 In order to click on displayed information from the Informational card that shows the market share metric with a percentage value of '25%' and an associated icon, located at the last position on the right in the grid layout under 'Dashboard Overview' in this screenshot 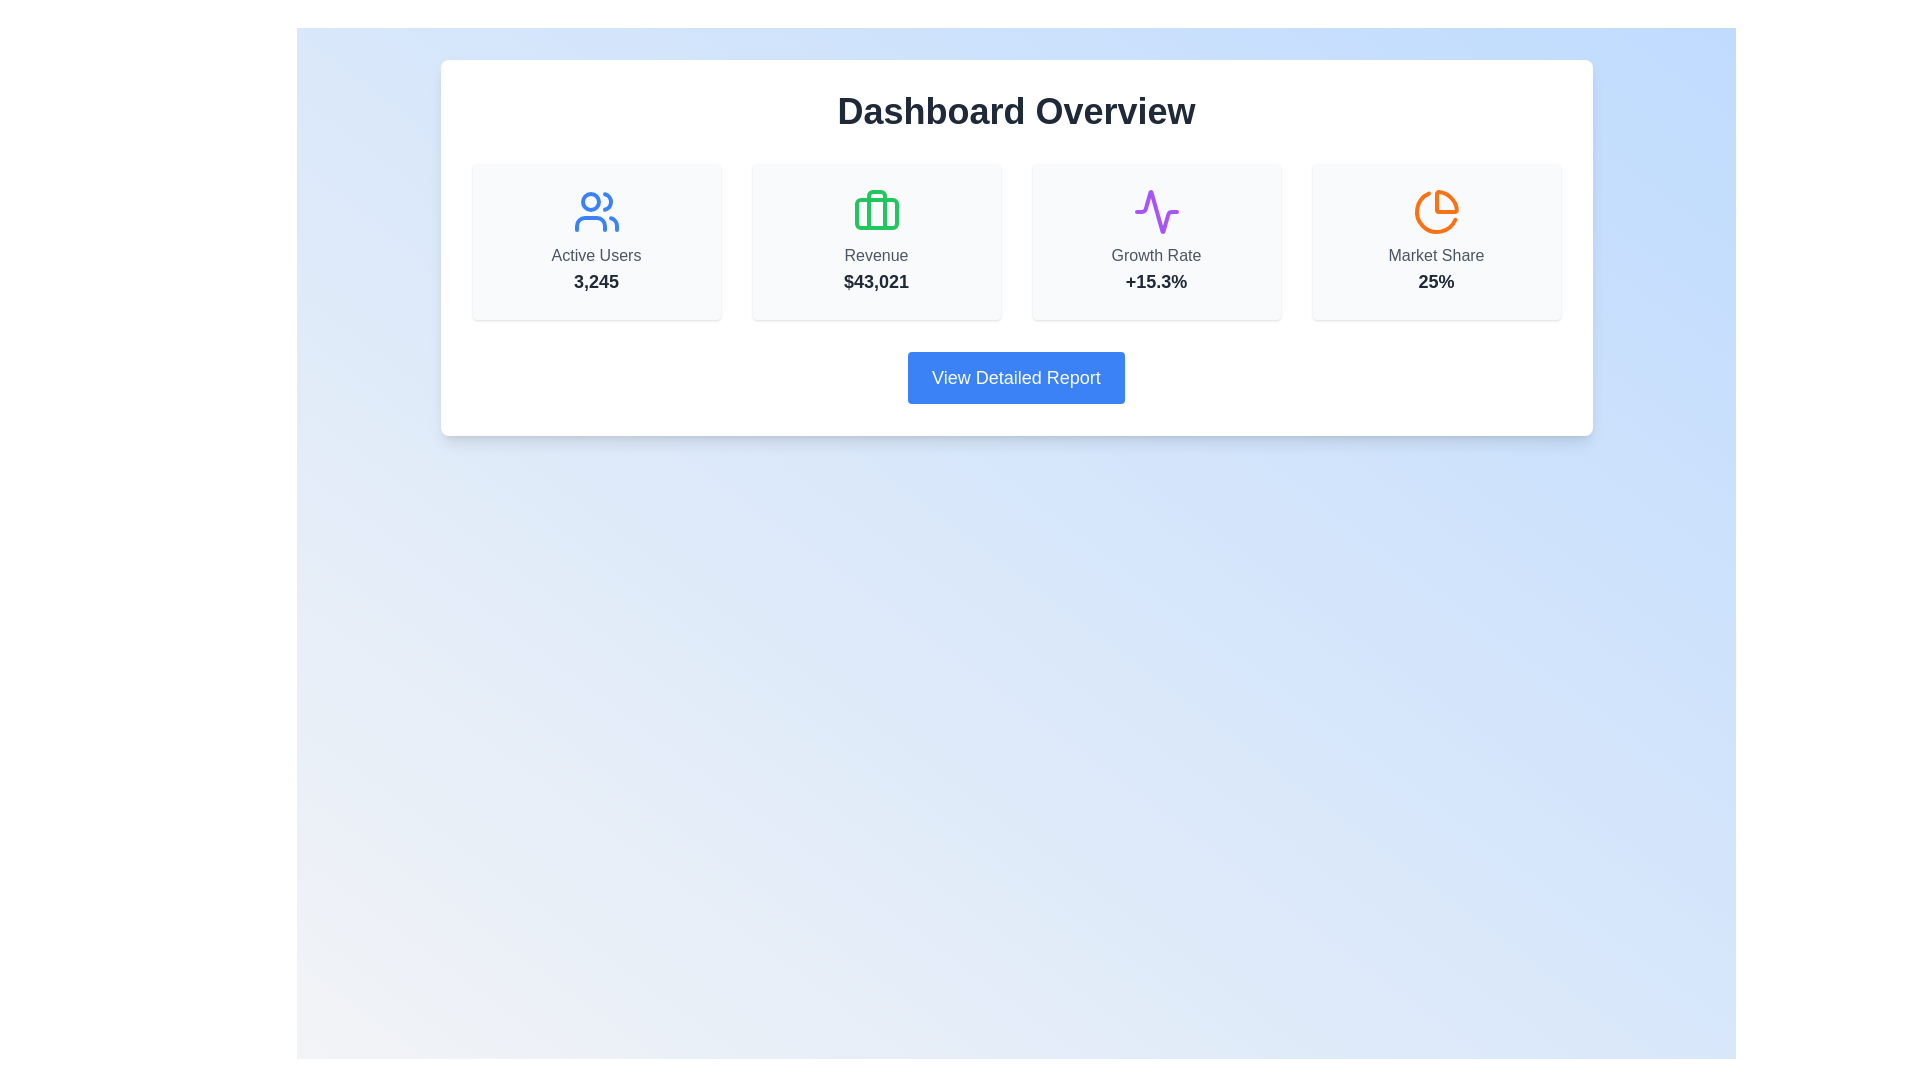, I will do `click(1435, 241)`.